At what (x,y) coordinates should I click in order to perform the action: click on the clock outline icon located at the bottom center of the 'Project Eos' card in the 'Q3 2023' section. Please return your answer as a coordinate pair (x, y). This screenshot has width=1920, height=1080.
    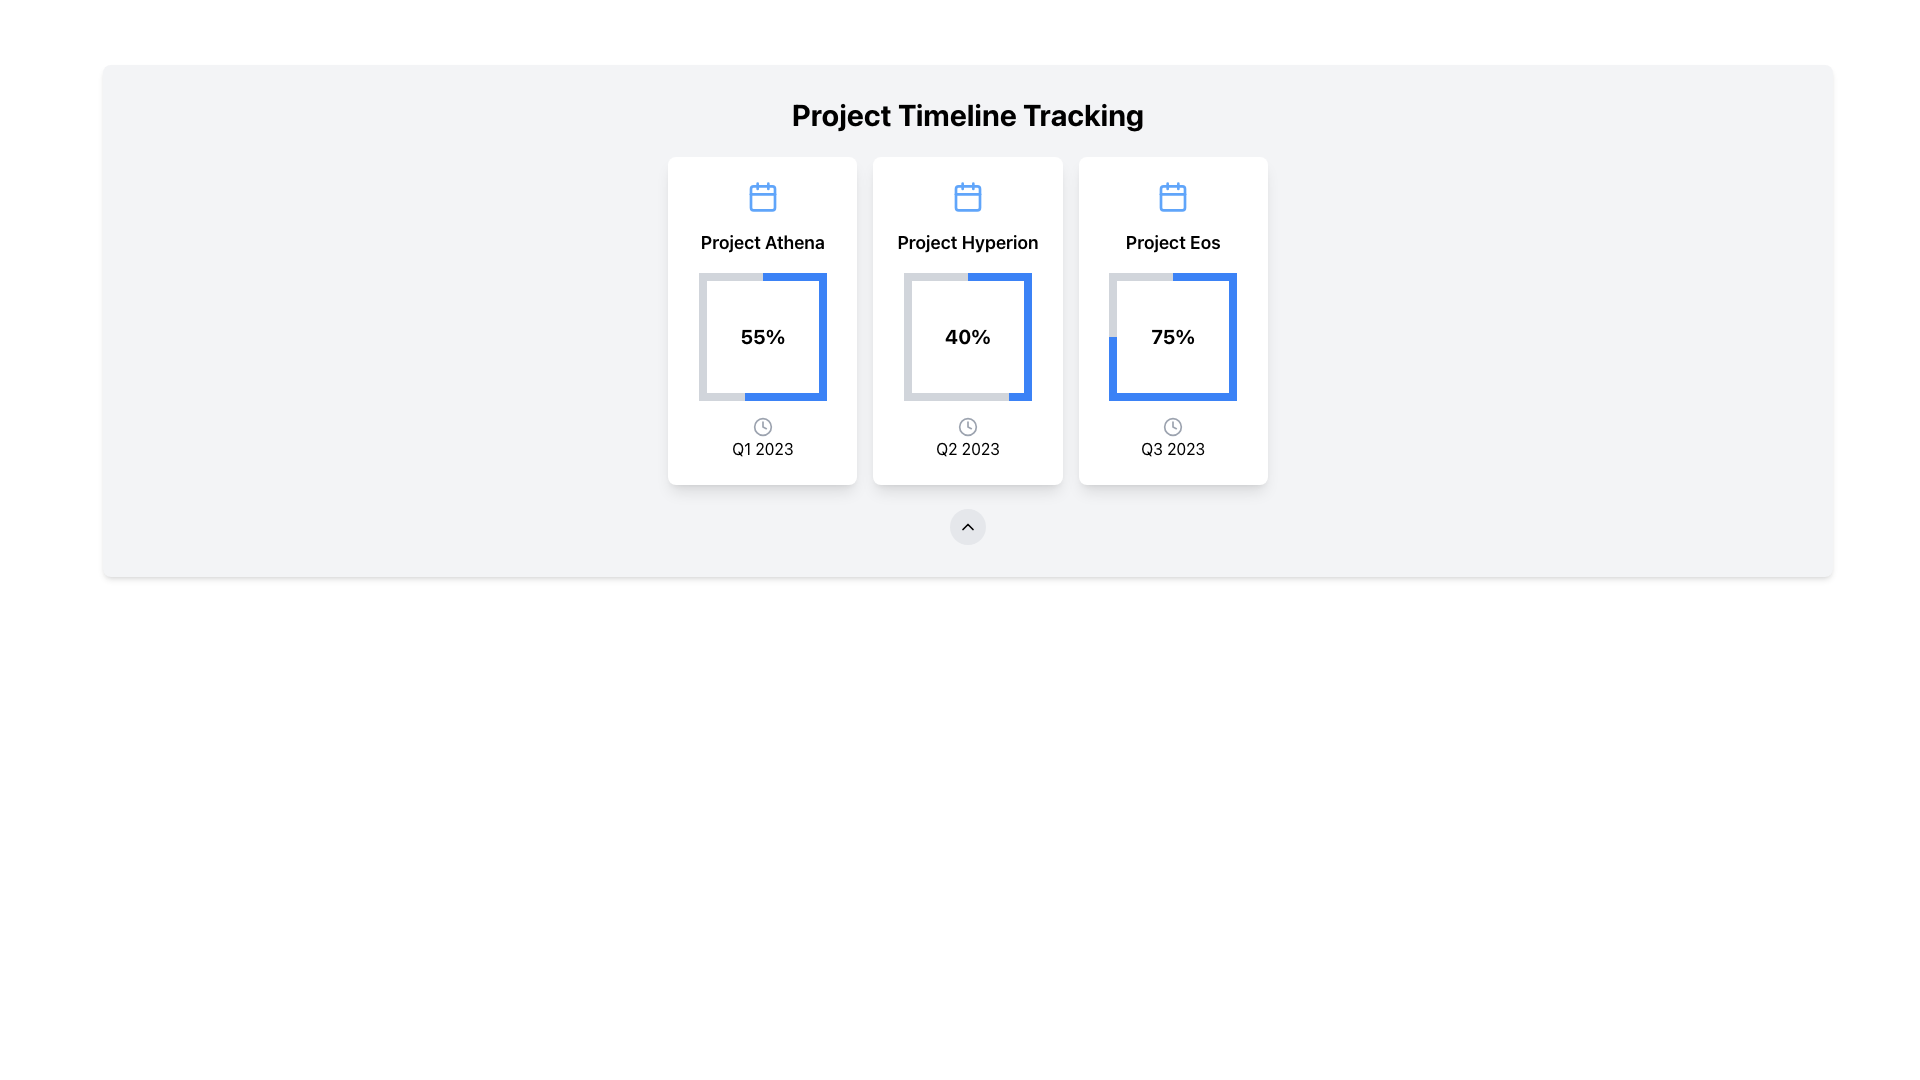
    Looking at the image, I should click on (1173, 426).